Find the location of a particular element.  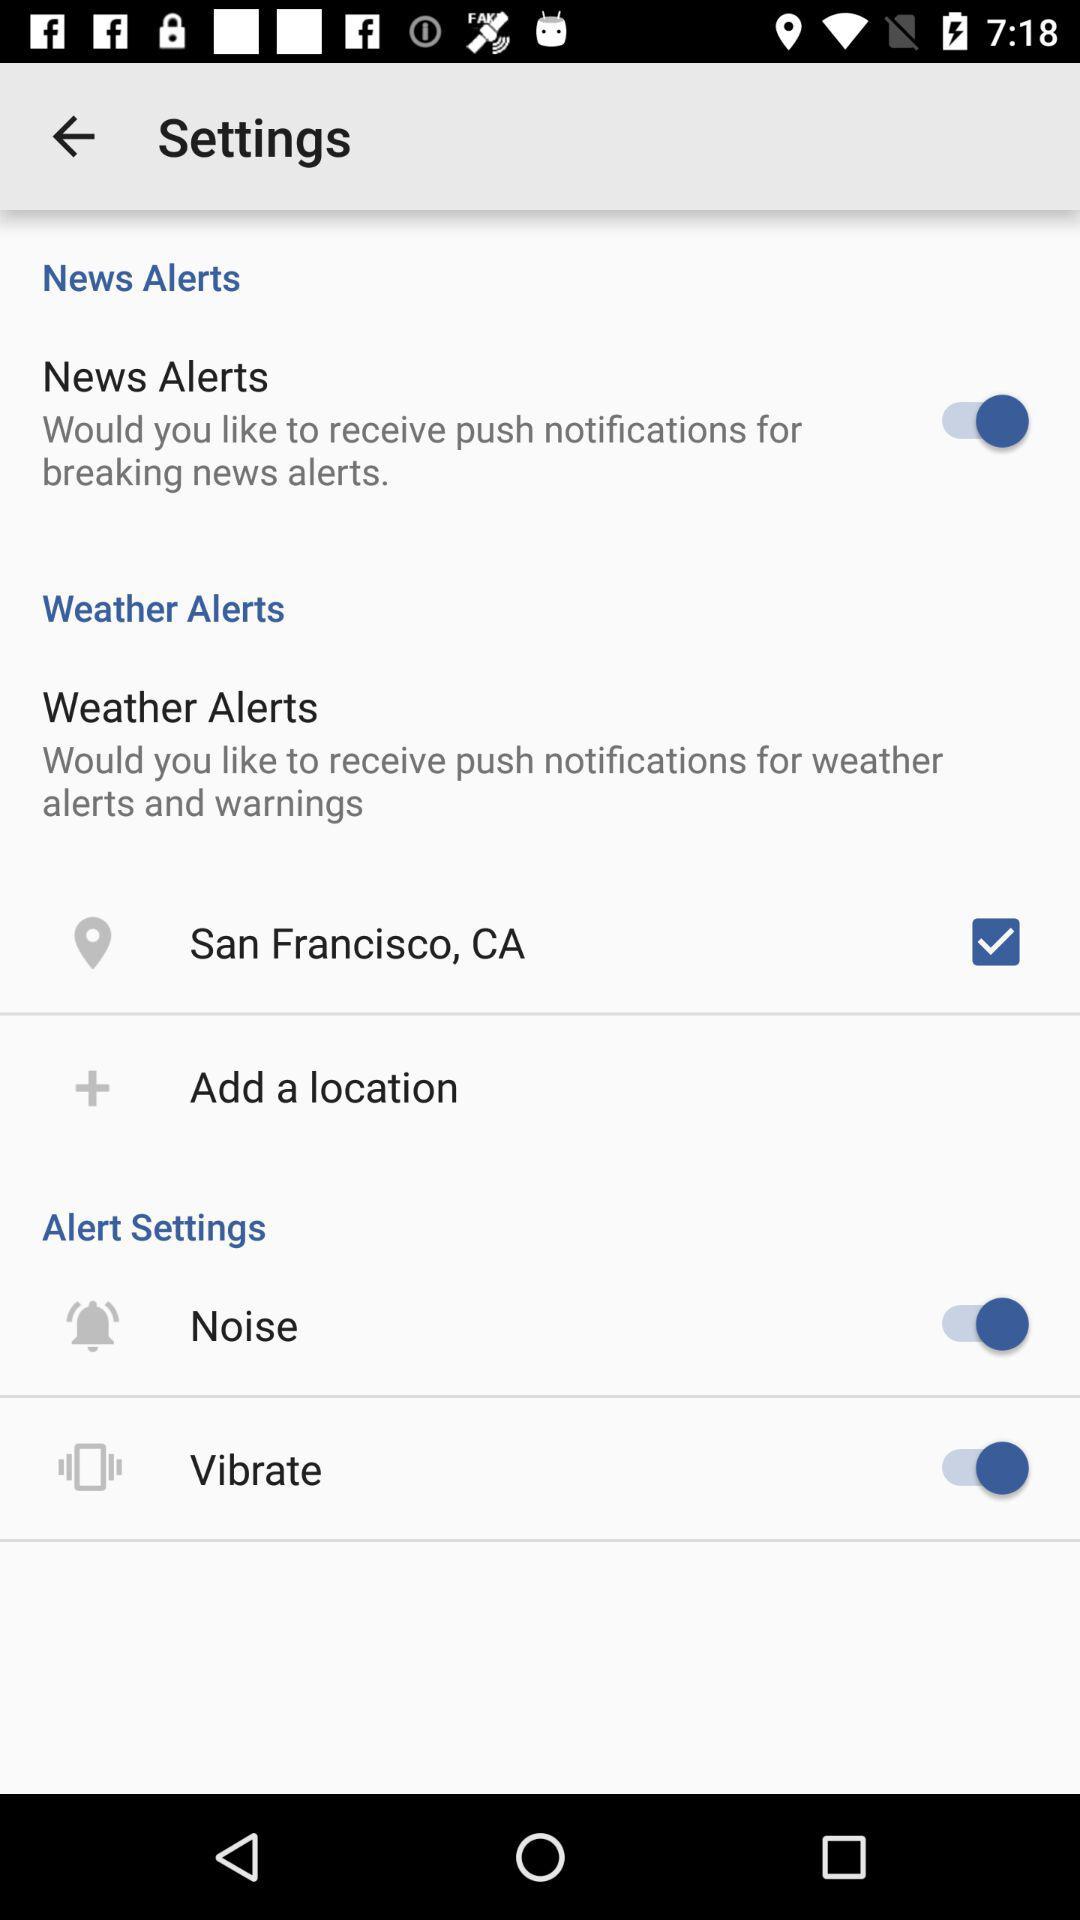

item to the right of the san francisco, ca is located at coordinates (995, 940).